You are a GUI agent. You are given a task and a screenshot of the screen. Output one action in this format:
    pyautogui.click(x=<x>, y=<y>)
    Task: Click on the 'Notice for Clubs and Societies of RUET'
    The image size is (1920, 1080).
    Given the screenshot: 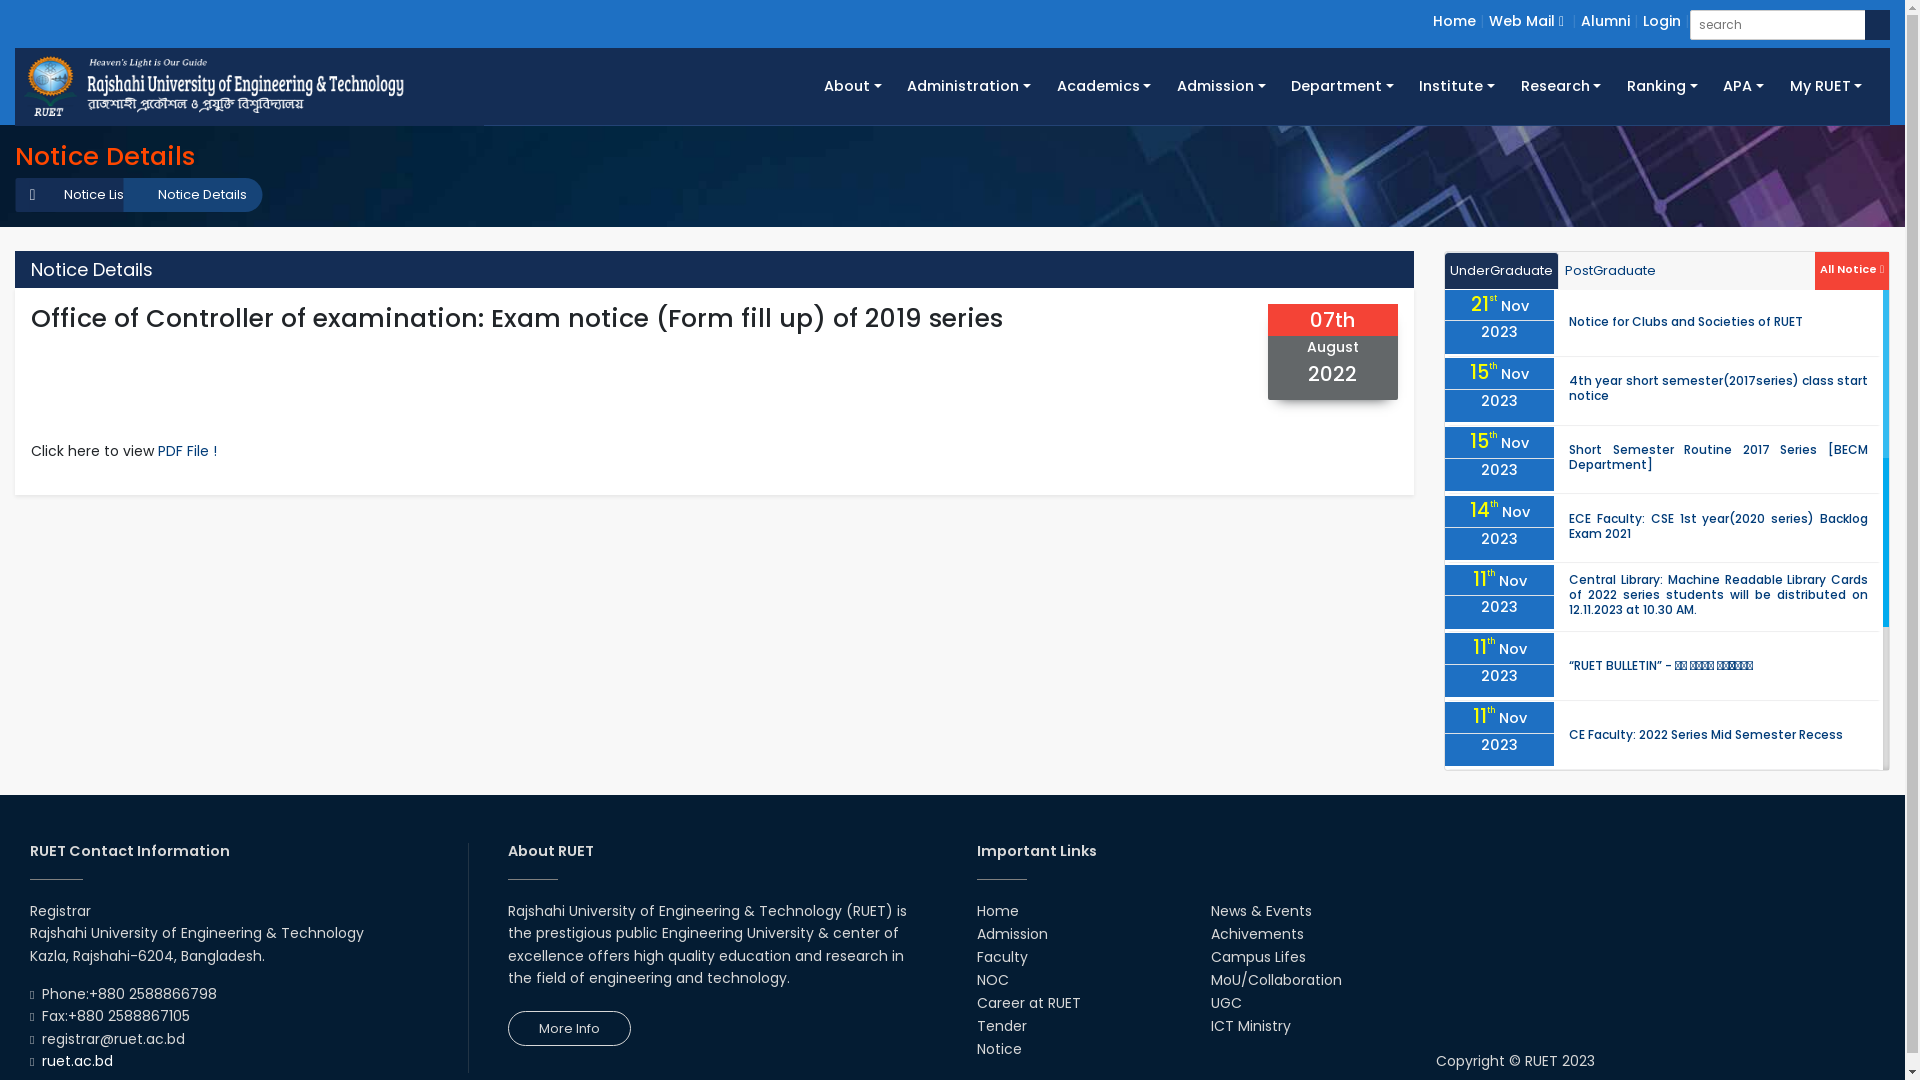 What is the action you would take?
    pyautogui.click(x=1684, y=320)
    